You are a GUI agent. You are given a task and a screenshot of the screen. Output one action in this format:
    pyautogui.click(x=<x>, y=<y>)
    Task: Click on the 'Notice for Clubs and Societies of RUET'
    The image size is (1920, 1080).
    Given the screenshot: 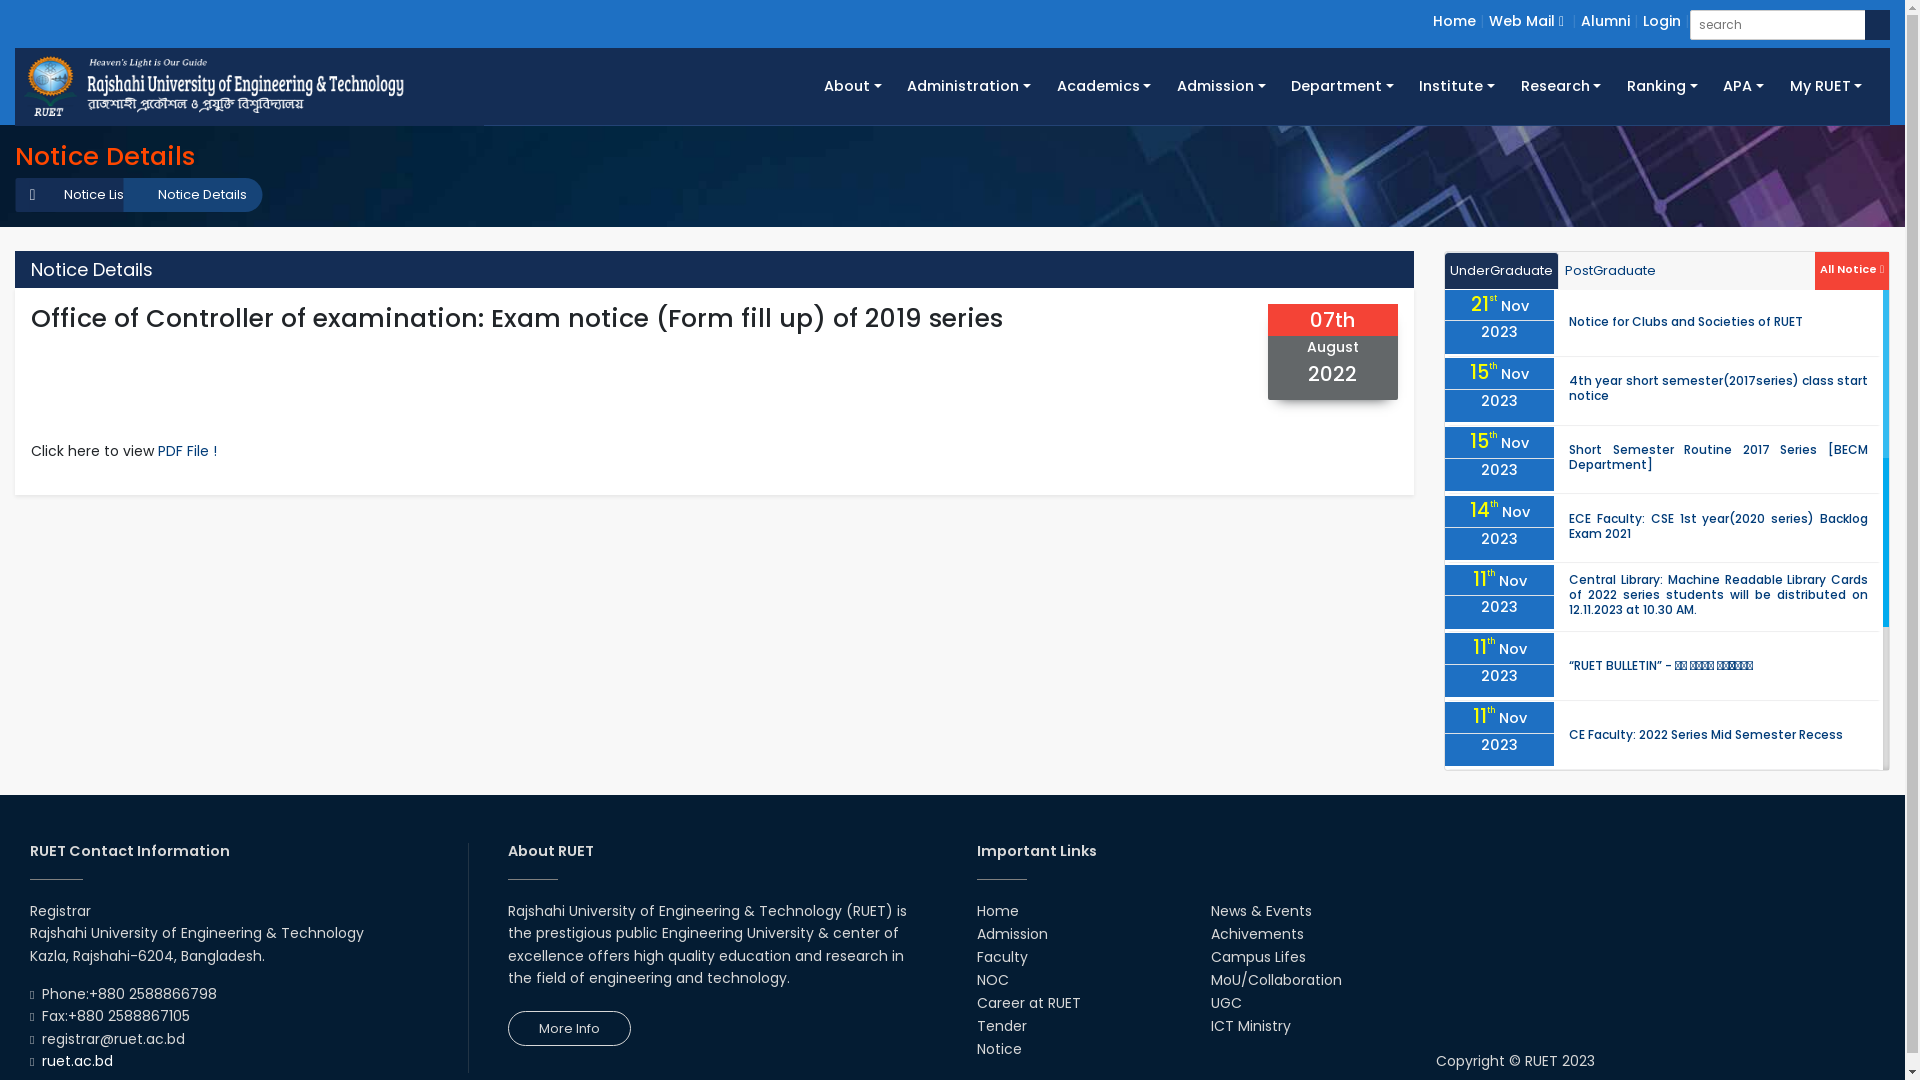 What is the action you would take?
    pyautogui.click(x=1684, y=320)
    